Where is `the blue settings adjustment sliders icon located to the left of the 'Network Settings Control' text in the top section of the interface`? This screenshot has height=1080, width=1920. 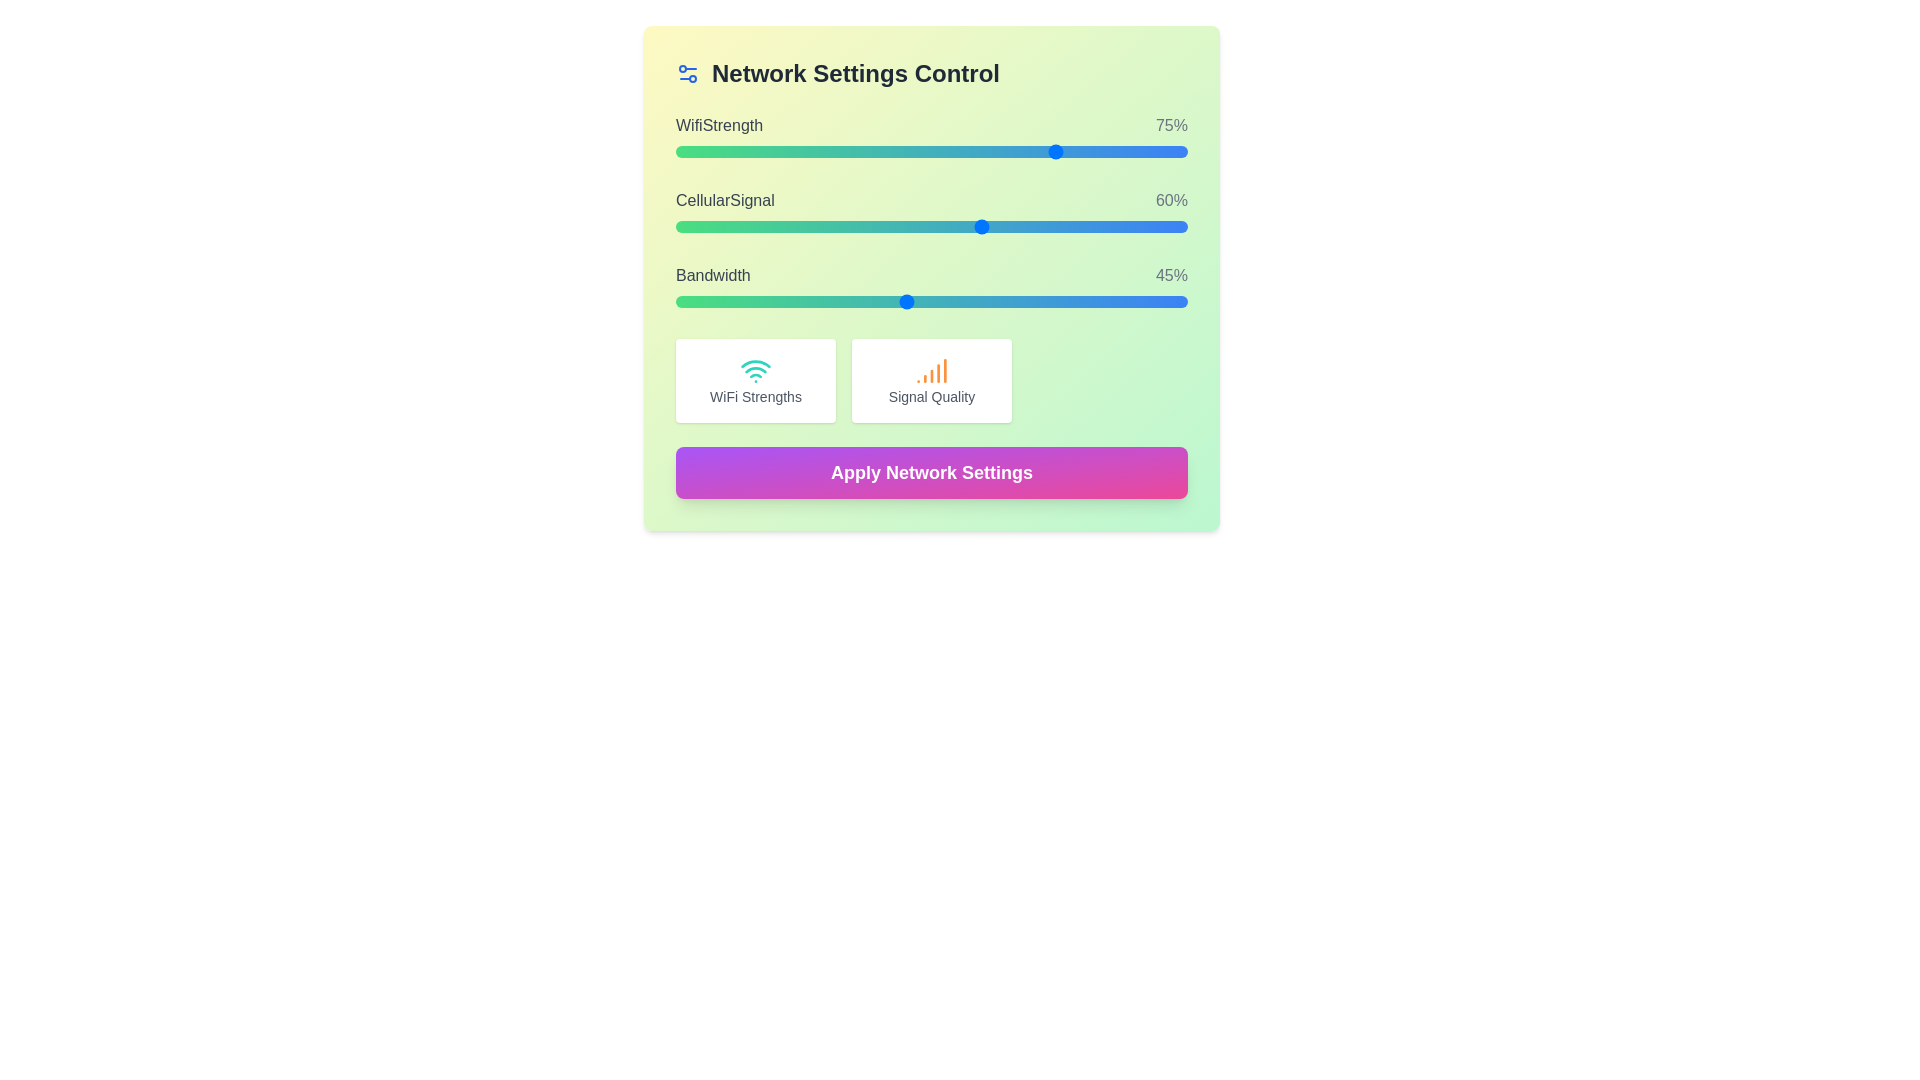
the blue settings adjustment sliders icon located to the left of the 'Network Settings Control' text in the top section of the interface is located at coordinates (687, 72).